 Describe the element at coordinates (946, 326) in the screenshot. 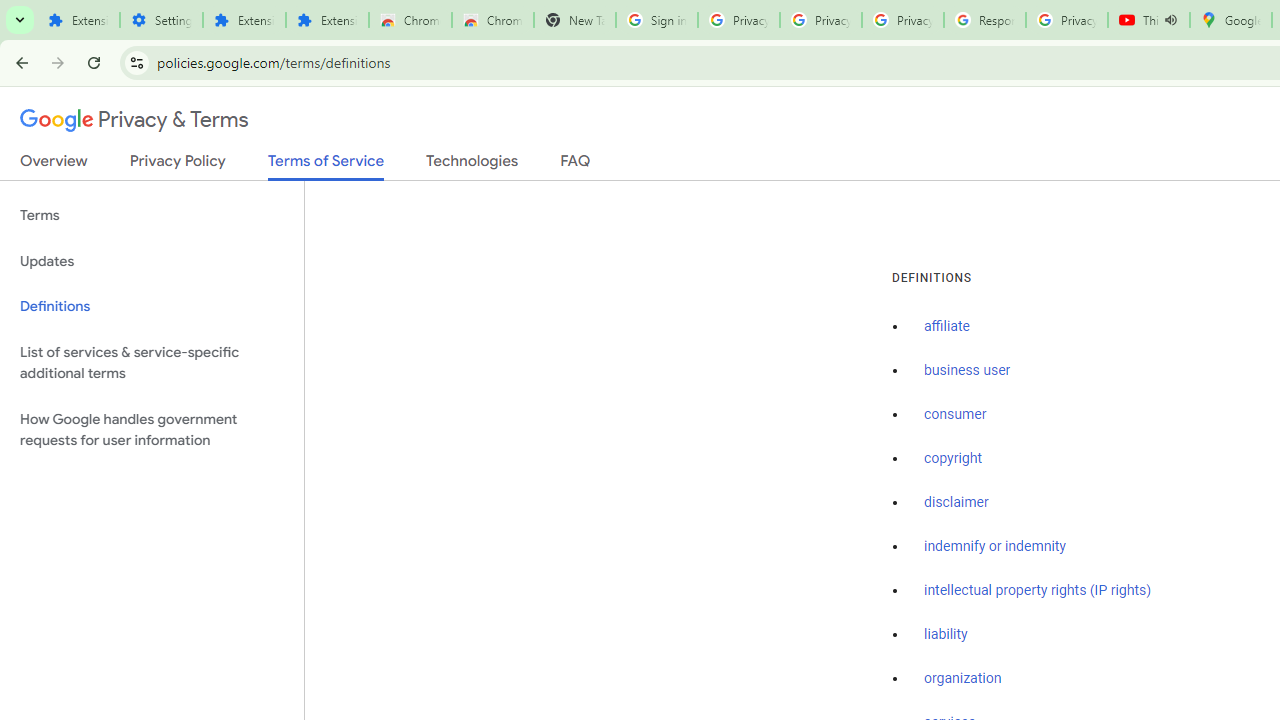

I see `'affiliate'` at that location.